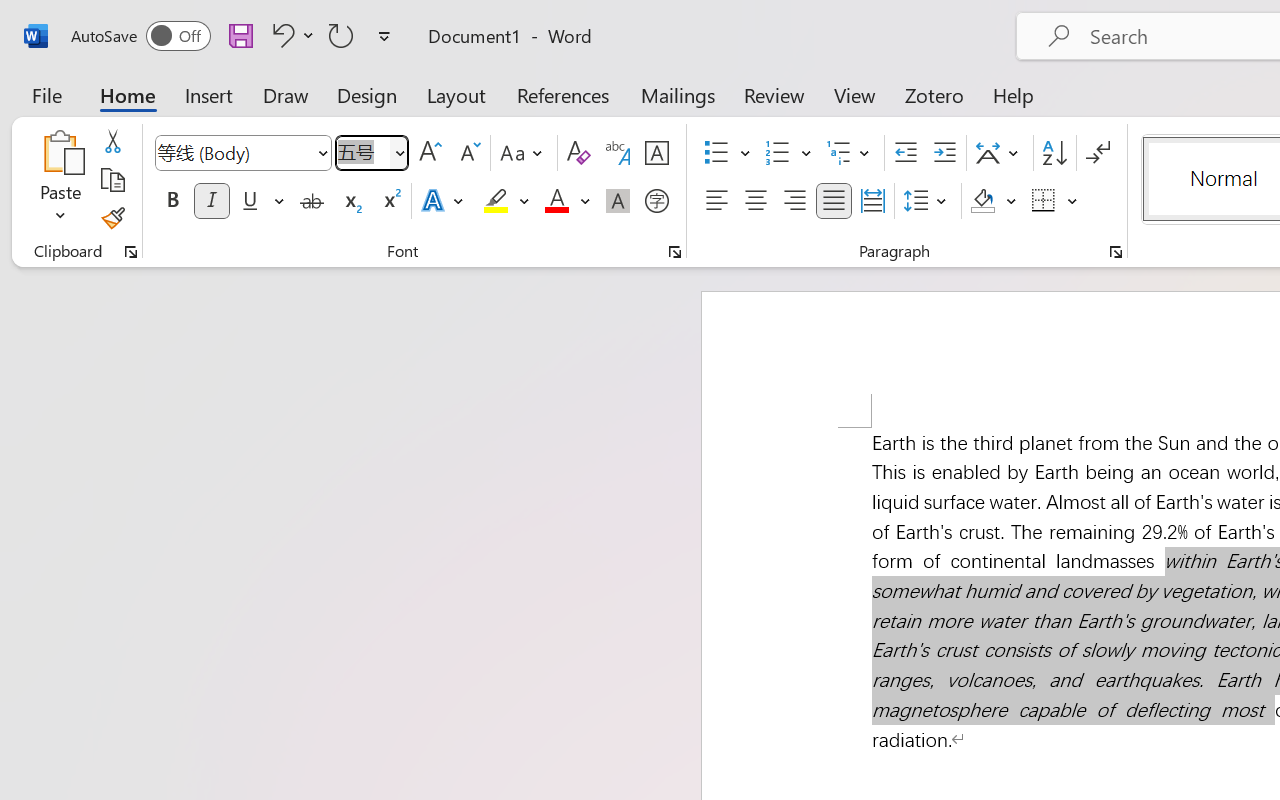 This screenshot has width=1280, height=800. Describe the element at coordinates (341, 34) in the screenshot. I see `'Repeat Italic'` at that location.